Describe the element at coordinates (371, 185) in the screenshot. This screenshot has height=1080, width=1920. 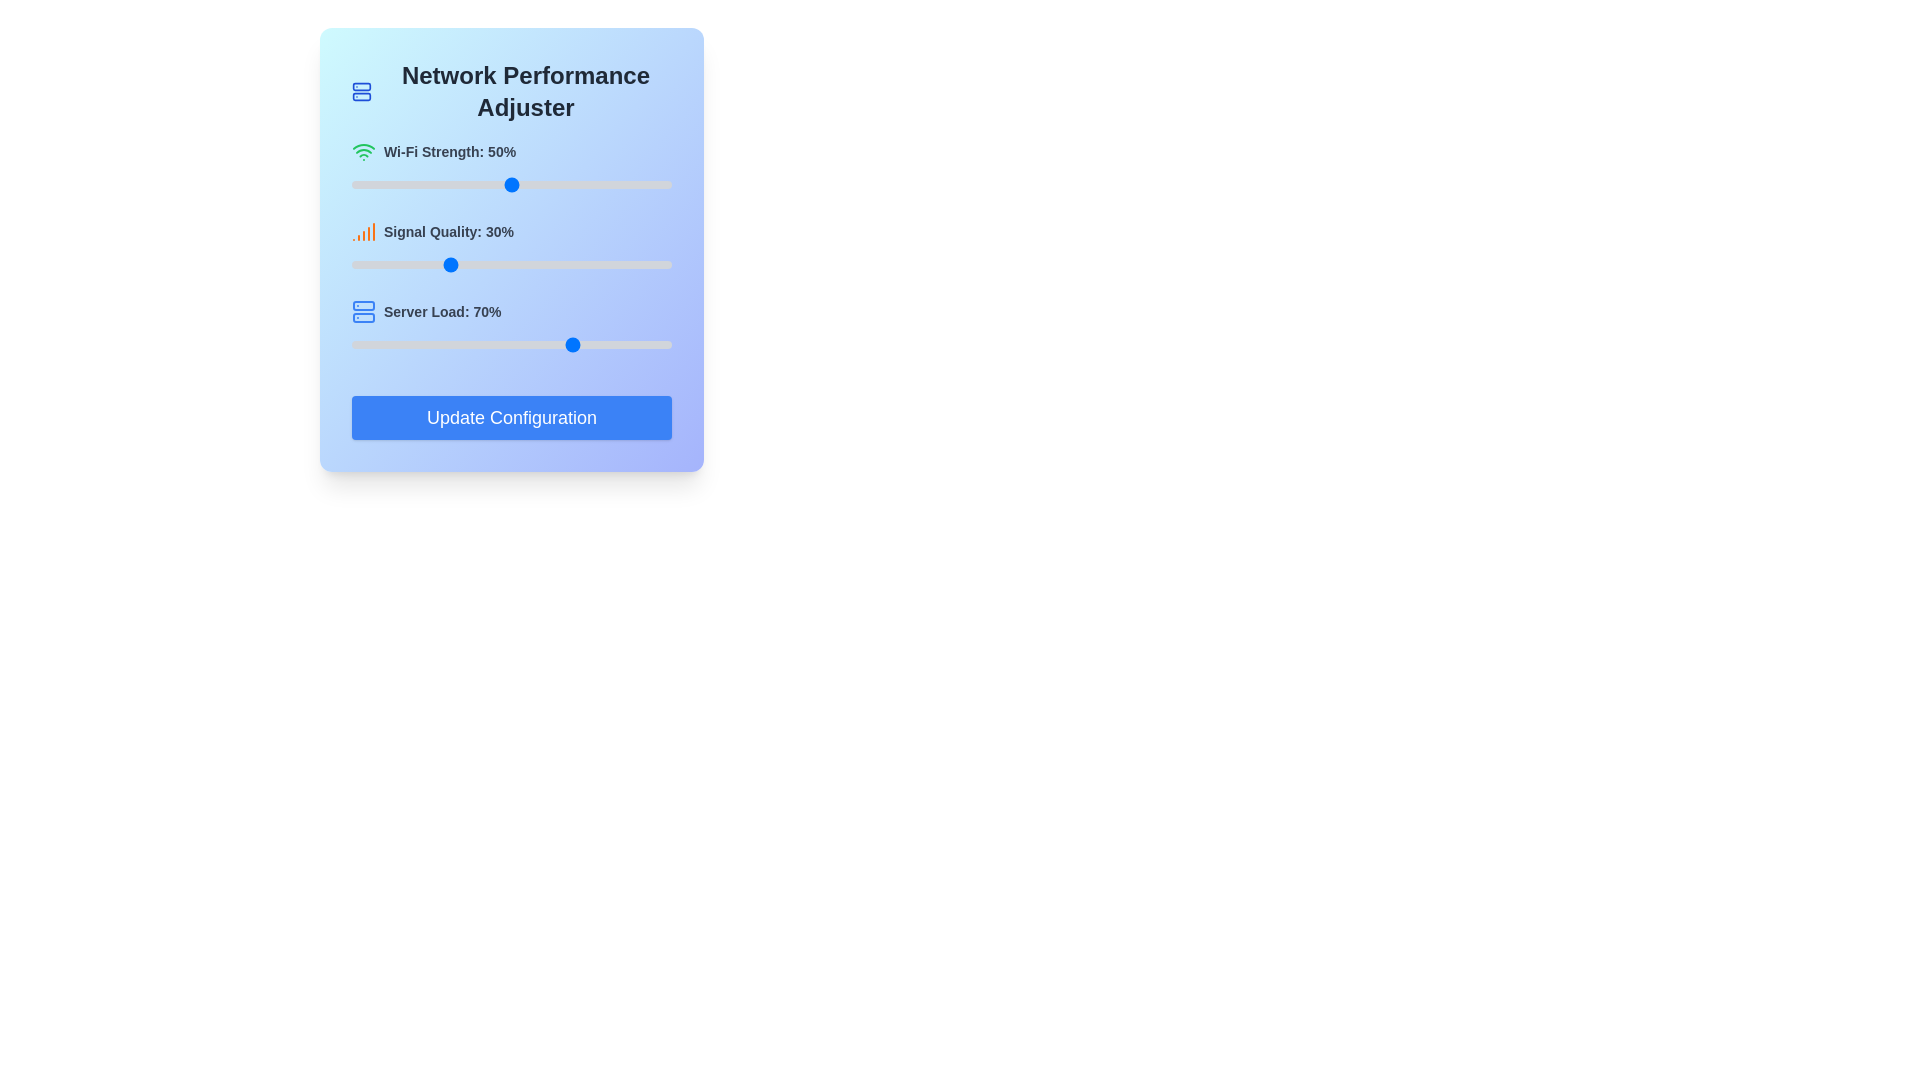
I see `Wi-Fi strength` at that location.